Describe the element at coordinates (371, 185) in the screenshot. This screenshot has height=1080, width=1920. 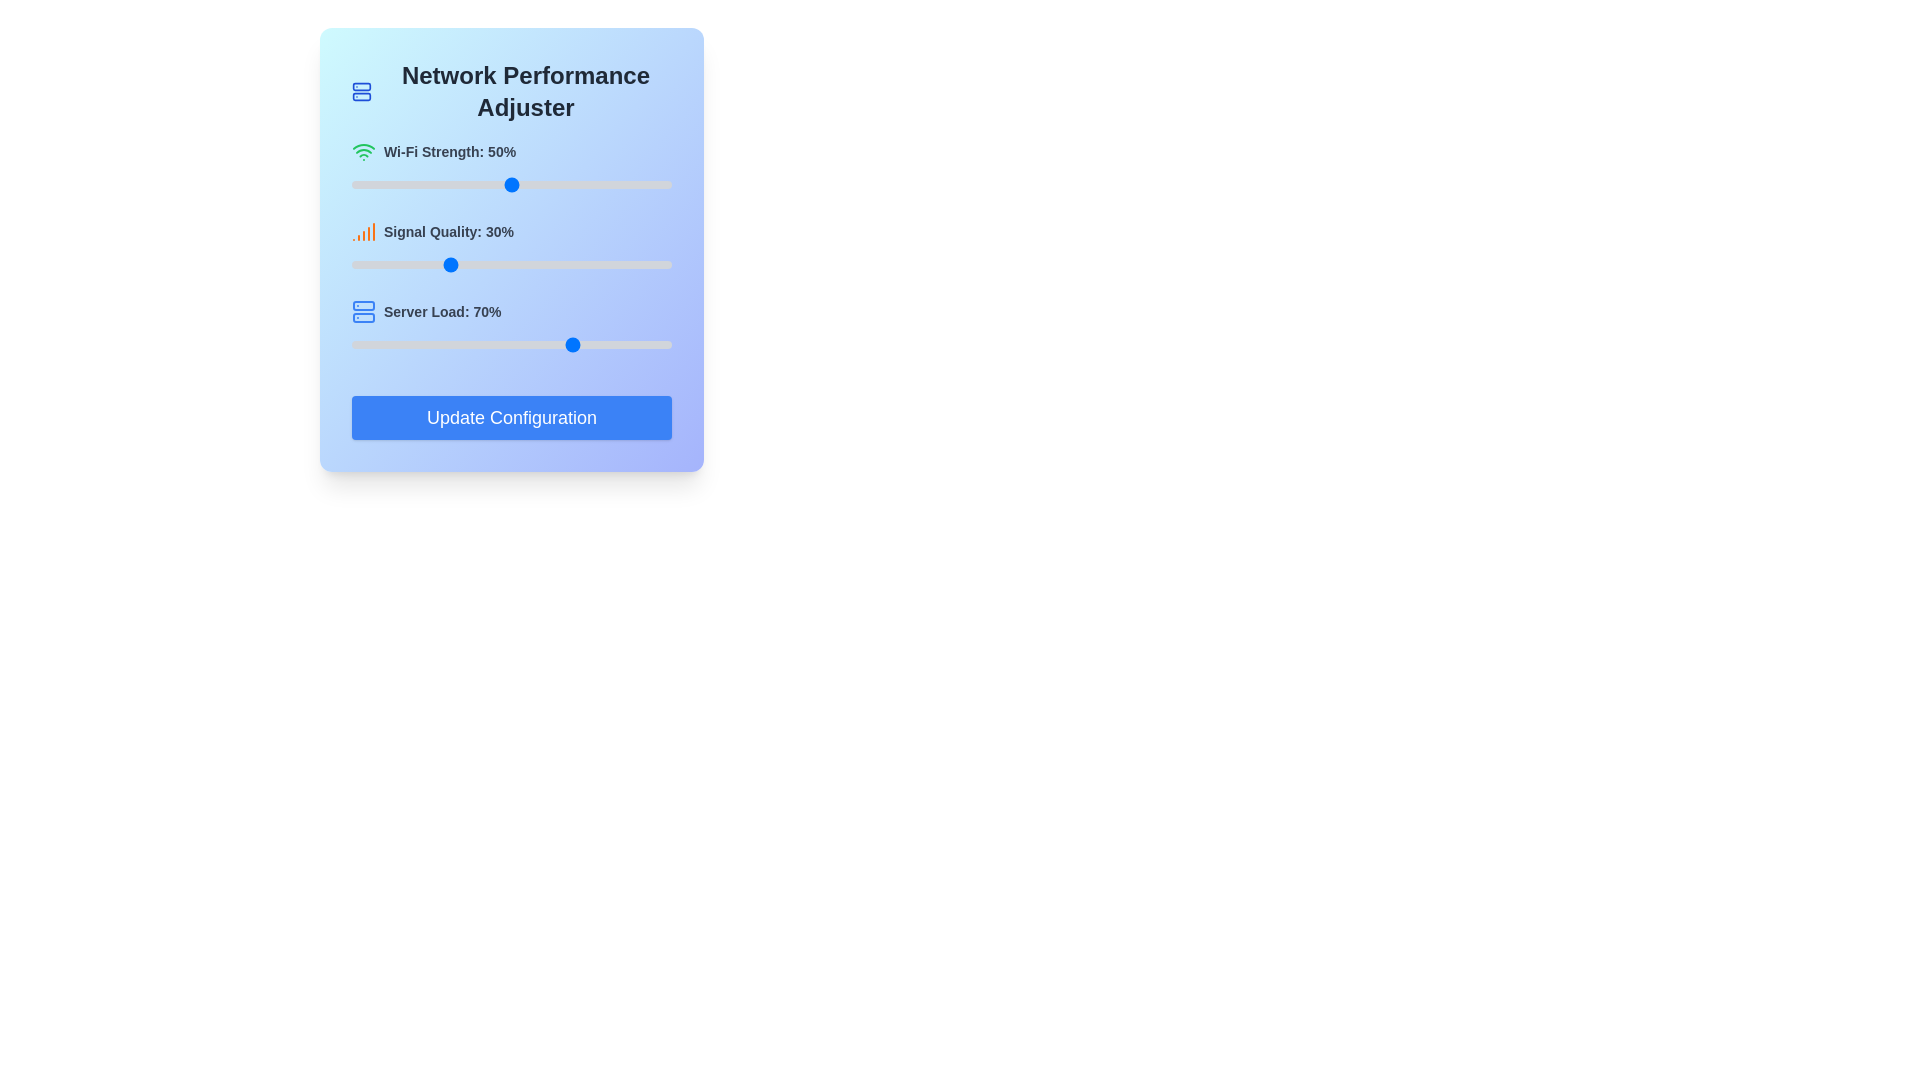
I see `Wi-Fi strength` at that location.